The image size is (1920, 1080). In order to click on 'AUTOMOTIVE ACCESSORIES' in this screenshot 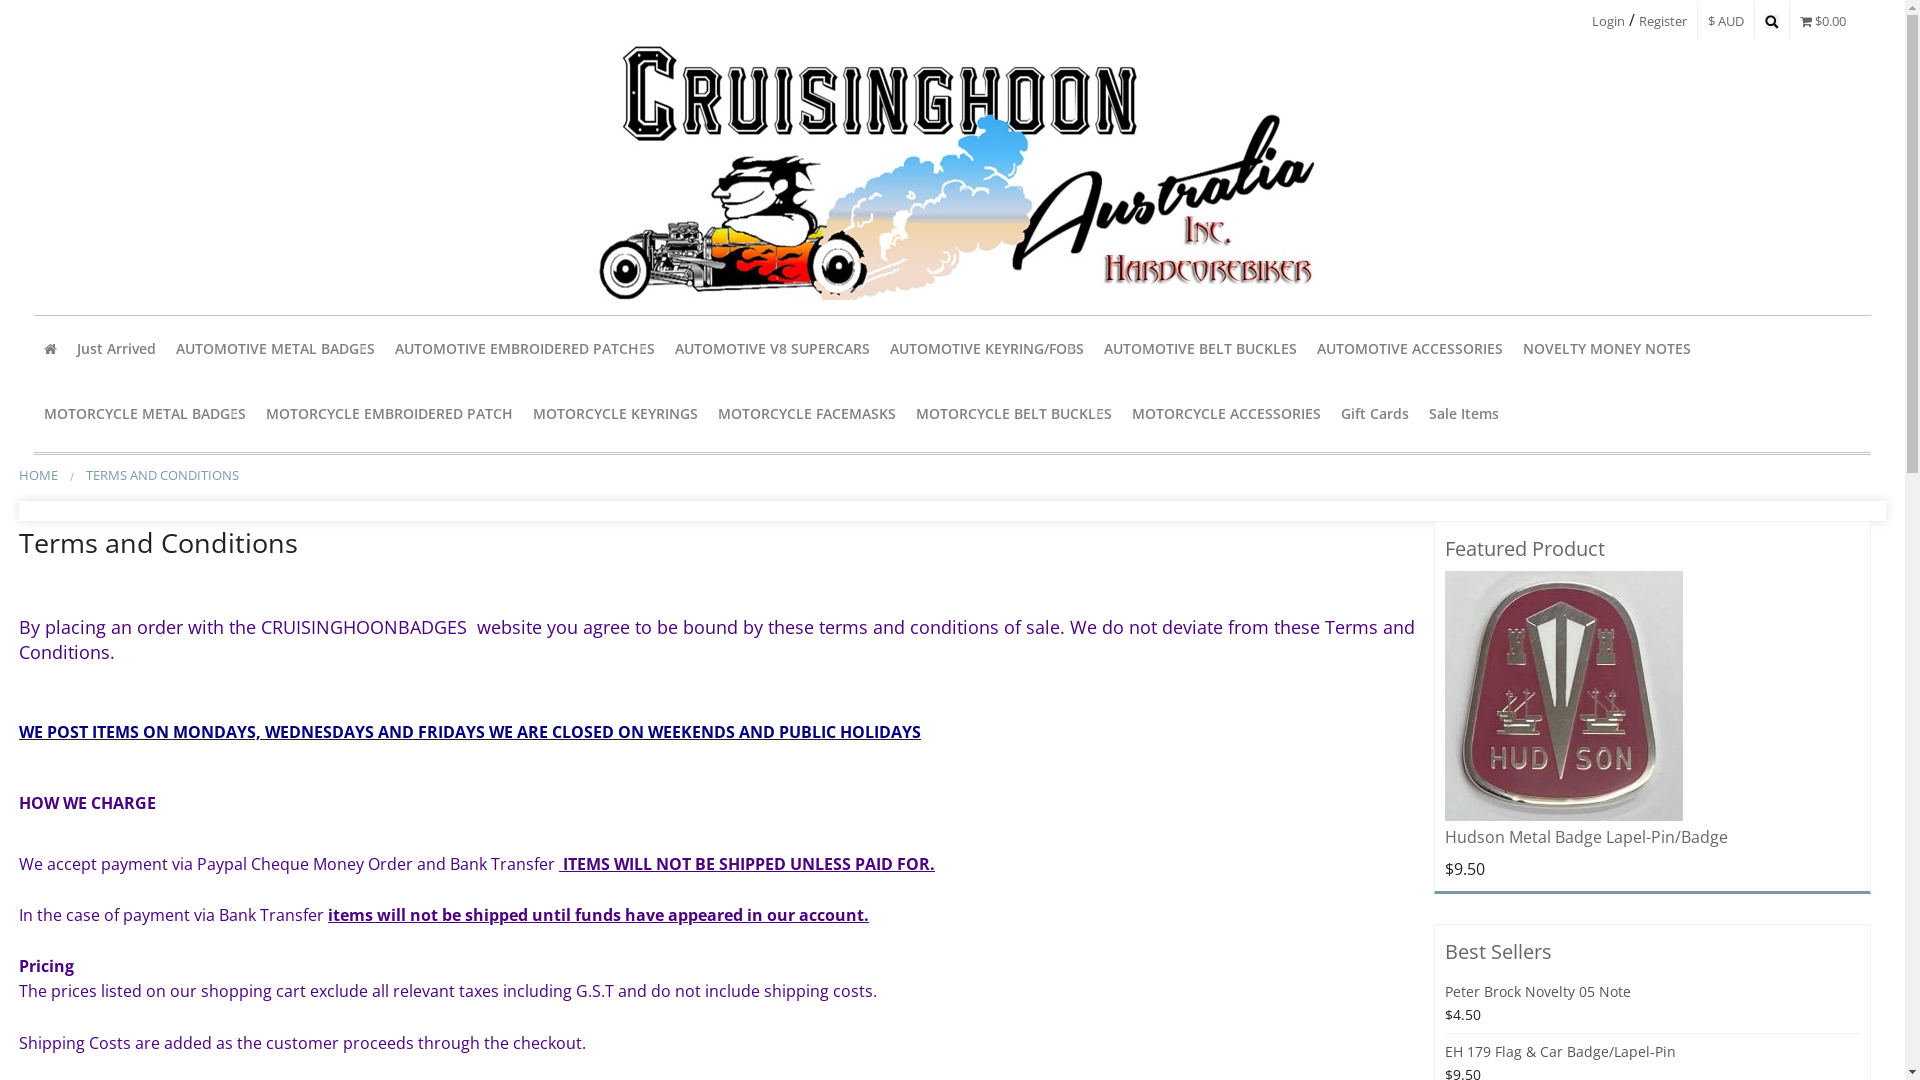, I will do `click(1409, 347)`.